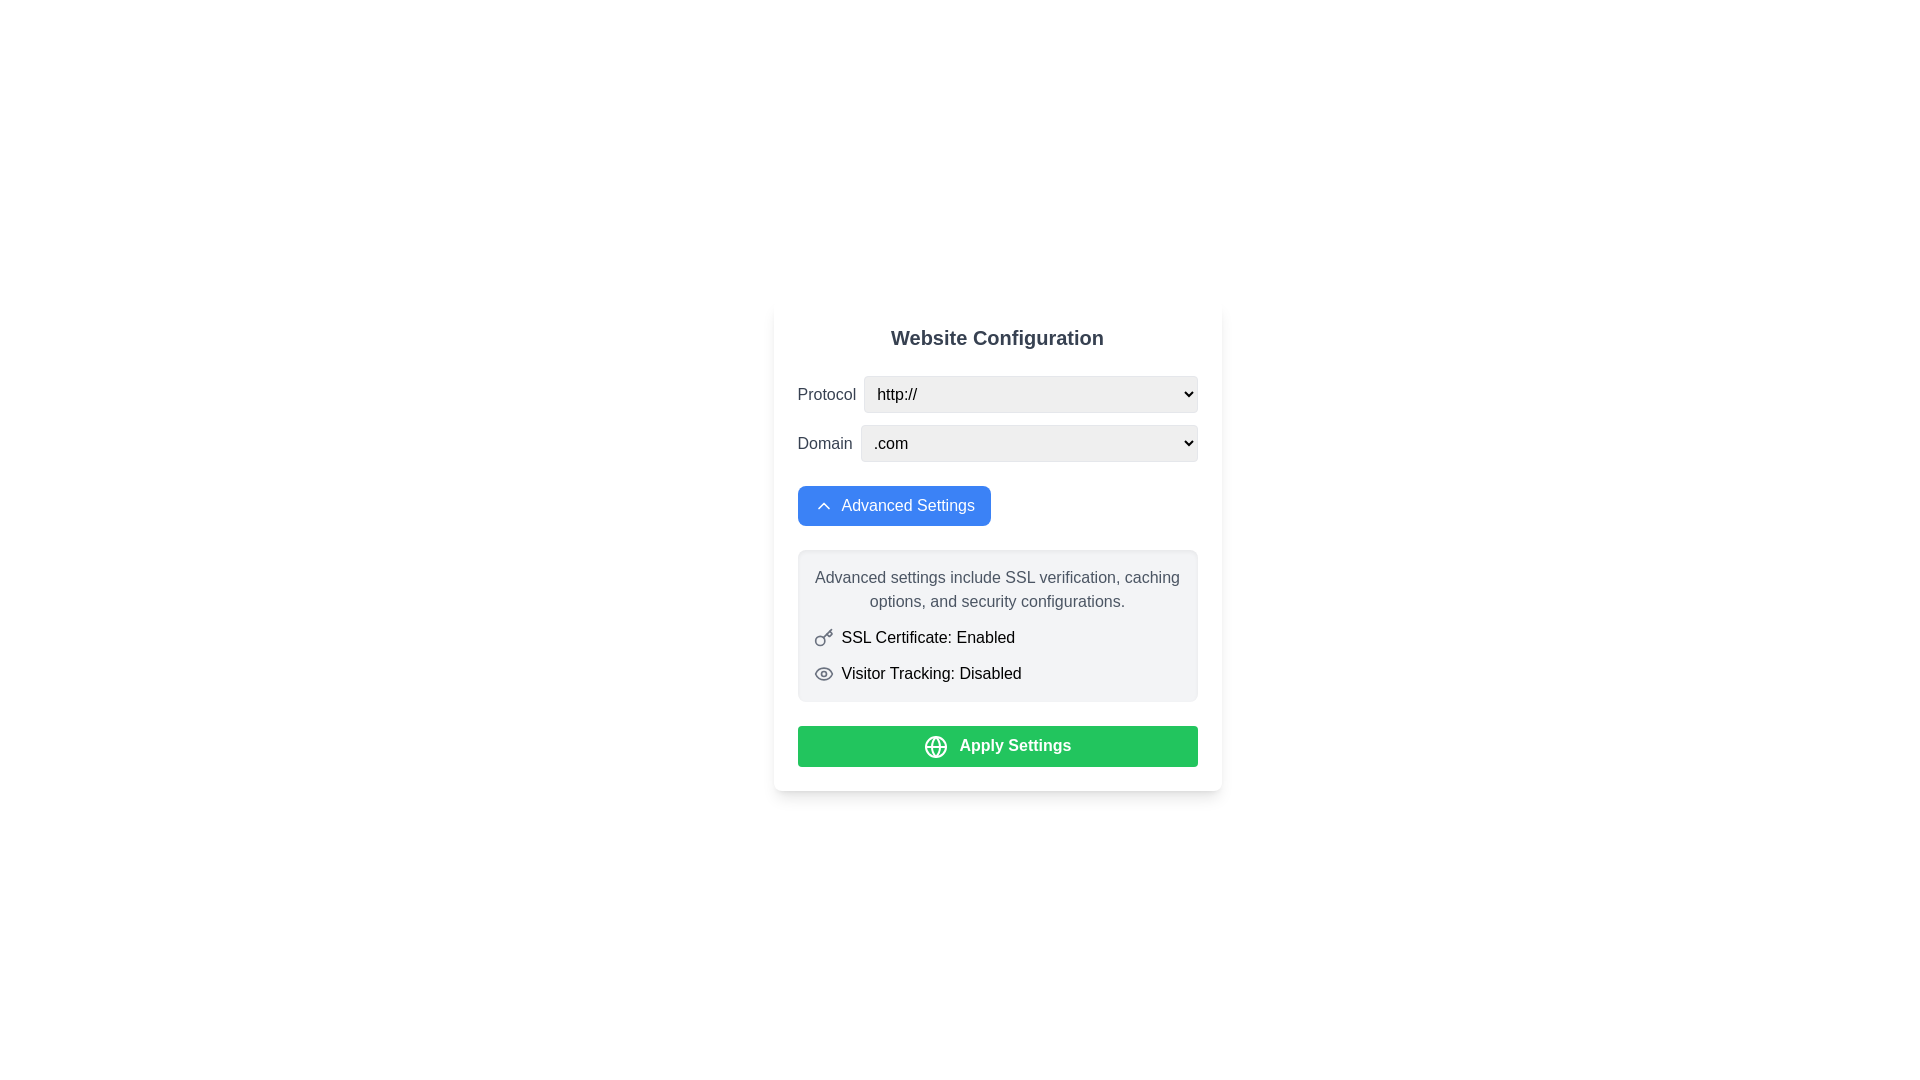  I want to click on the 'Advanced Settings' button, so click(823, 504).